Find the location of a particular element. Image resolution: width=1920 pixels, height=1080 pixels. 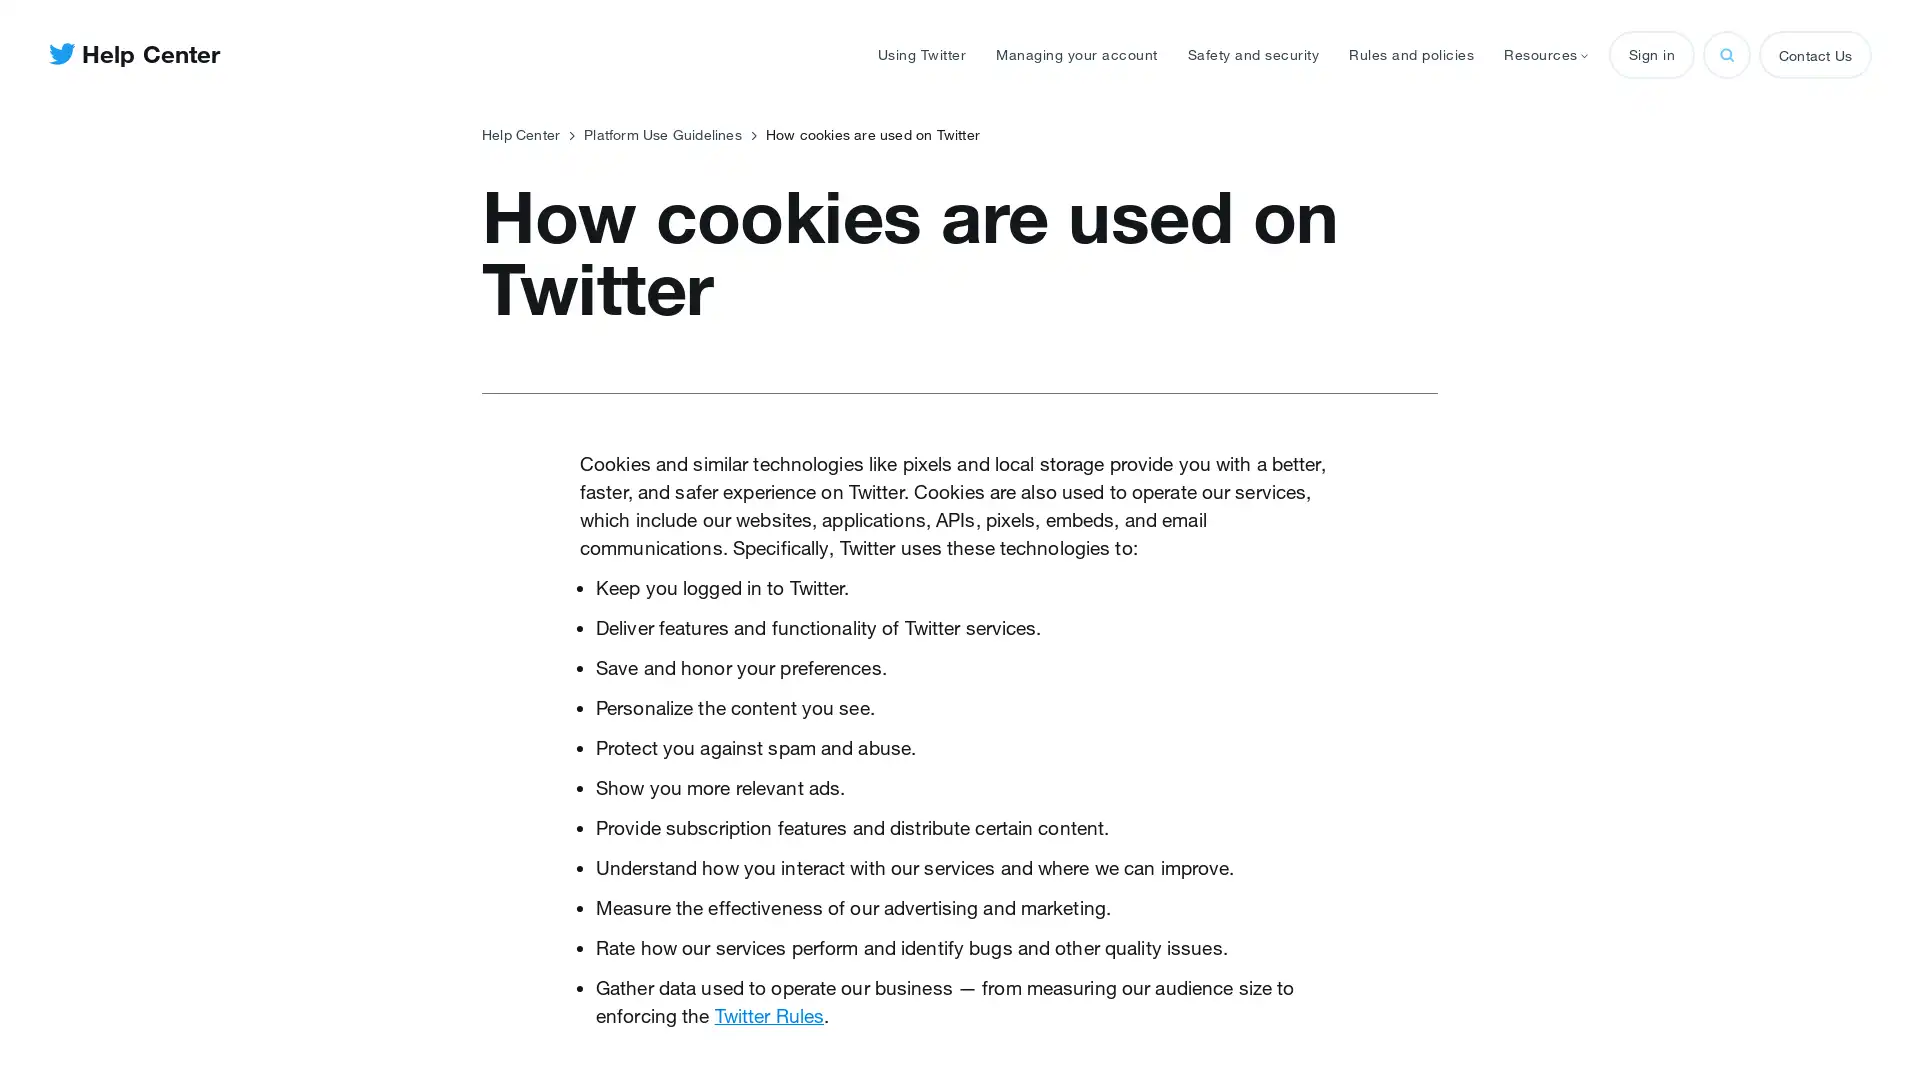

Open search menu is located at coordinates (1726, 53).